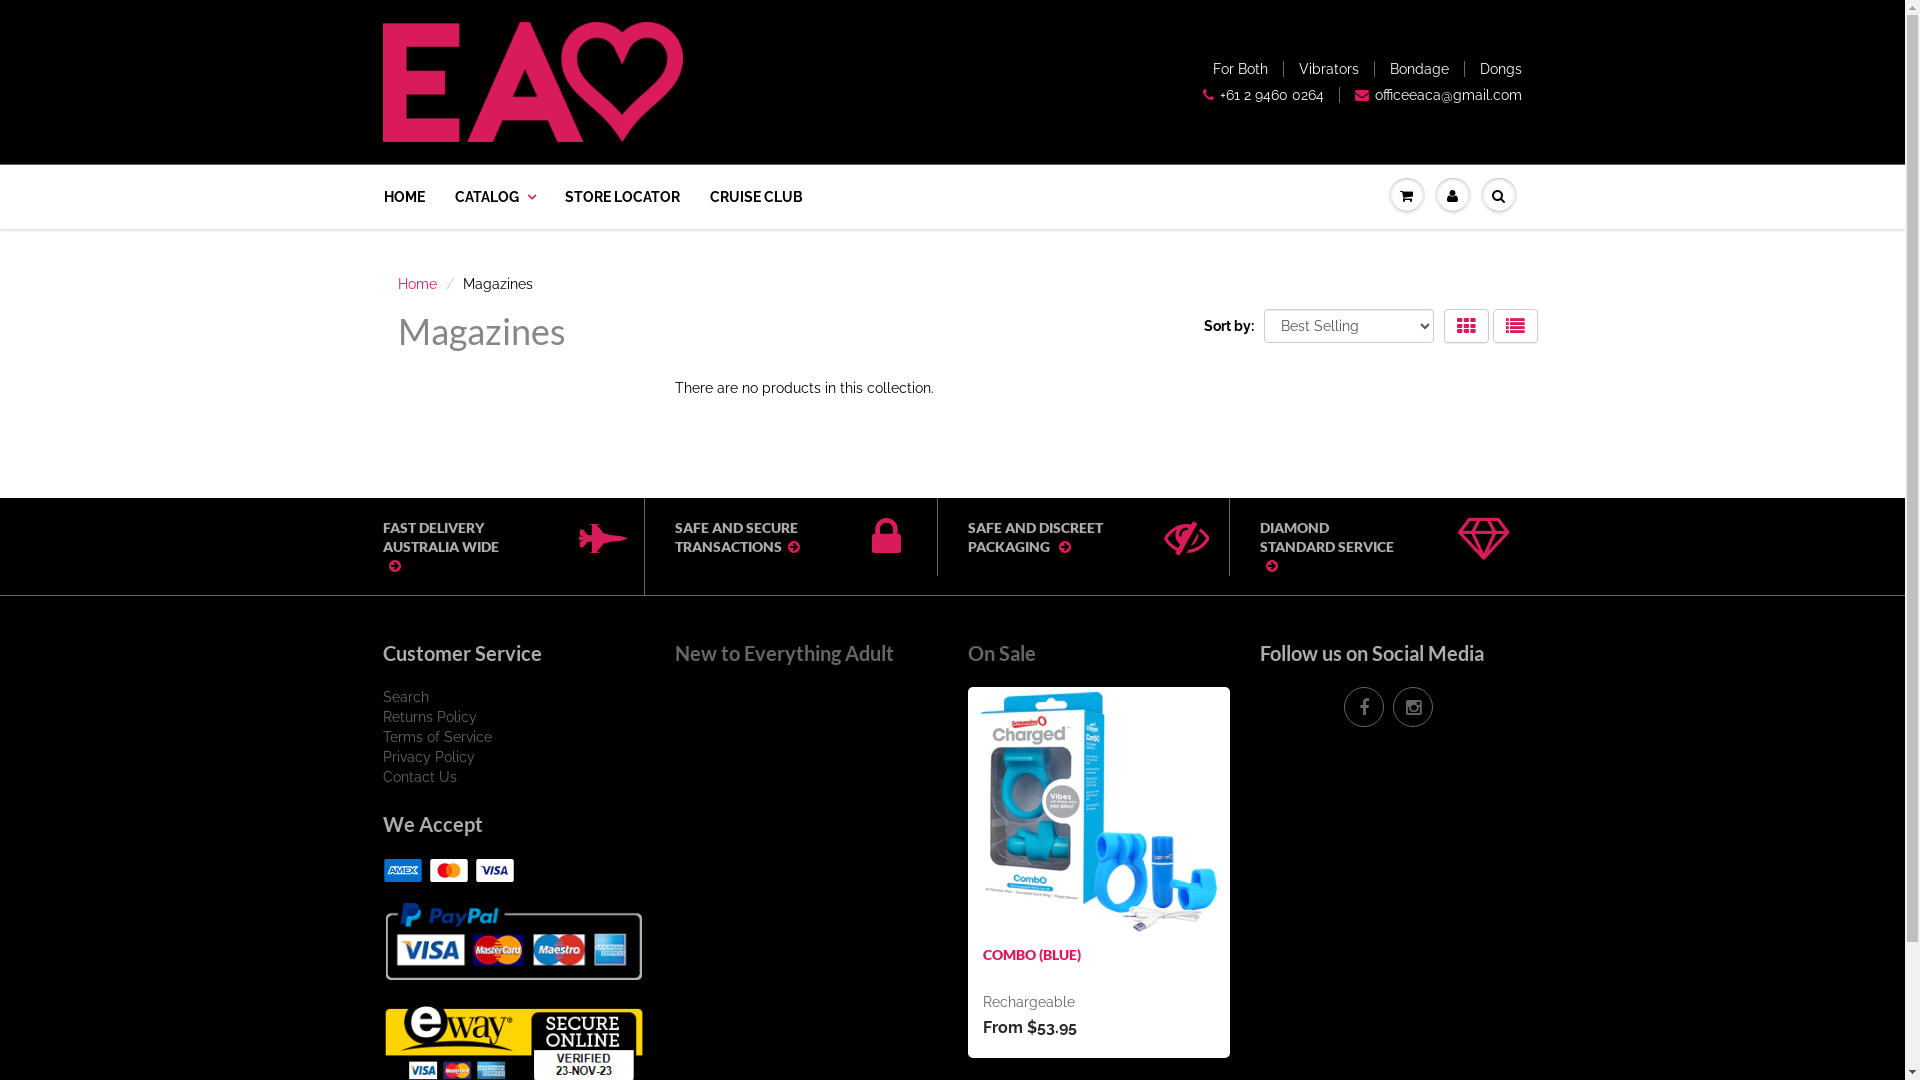 The width and height of the screenshot is (1920, 1080). What do you see at coordinates (1418, 68) in the screenshot?
I see `'Bondage'` at bounding box center [1418, 68].